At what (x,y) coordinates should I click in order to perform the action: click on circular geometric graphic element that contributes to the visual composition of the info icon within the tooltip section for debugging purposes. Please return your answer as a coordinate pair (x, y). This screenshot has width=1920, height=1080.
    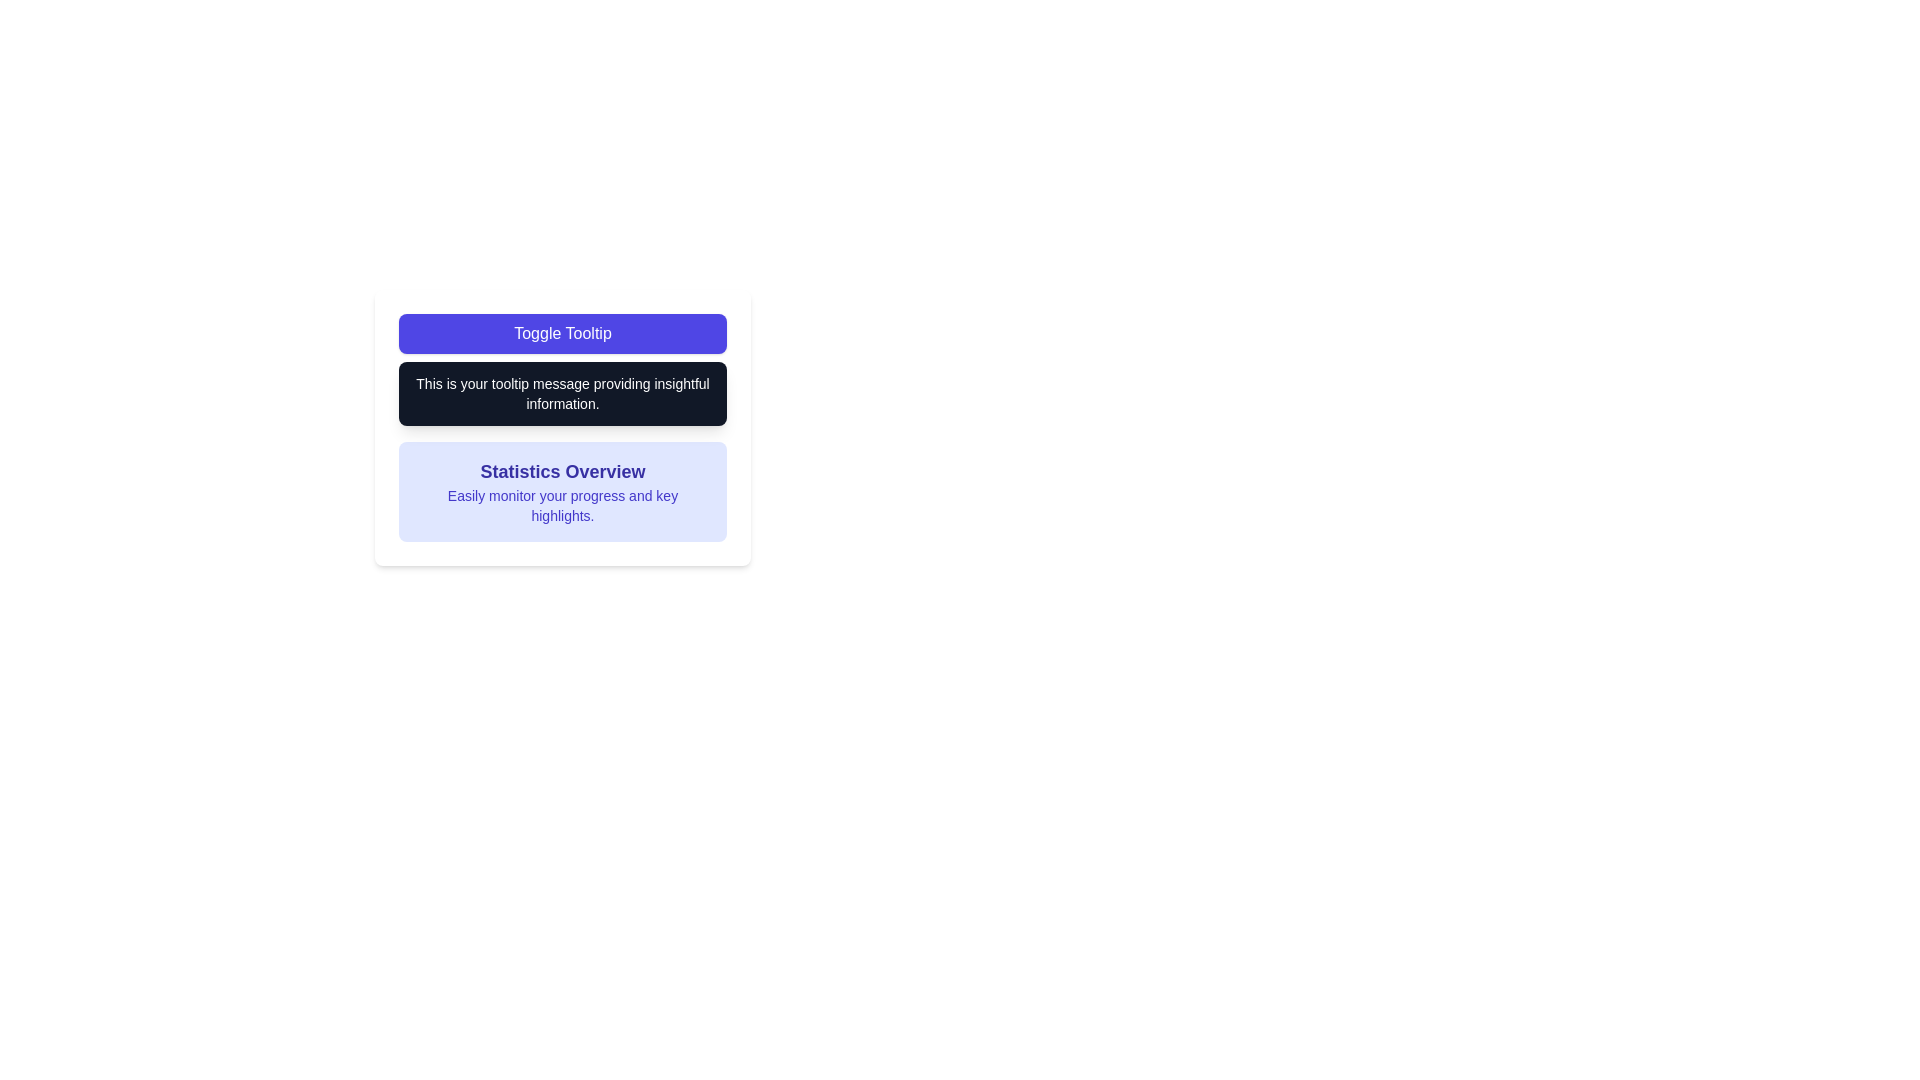
    Looking at the image, I should click on (407, 397).